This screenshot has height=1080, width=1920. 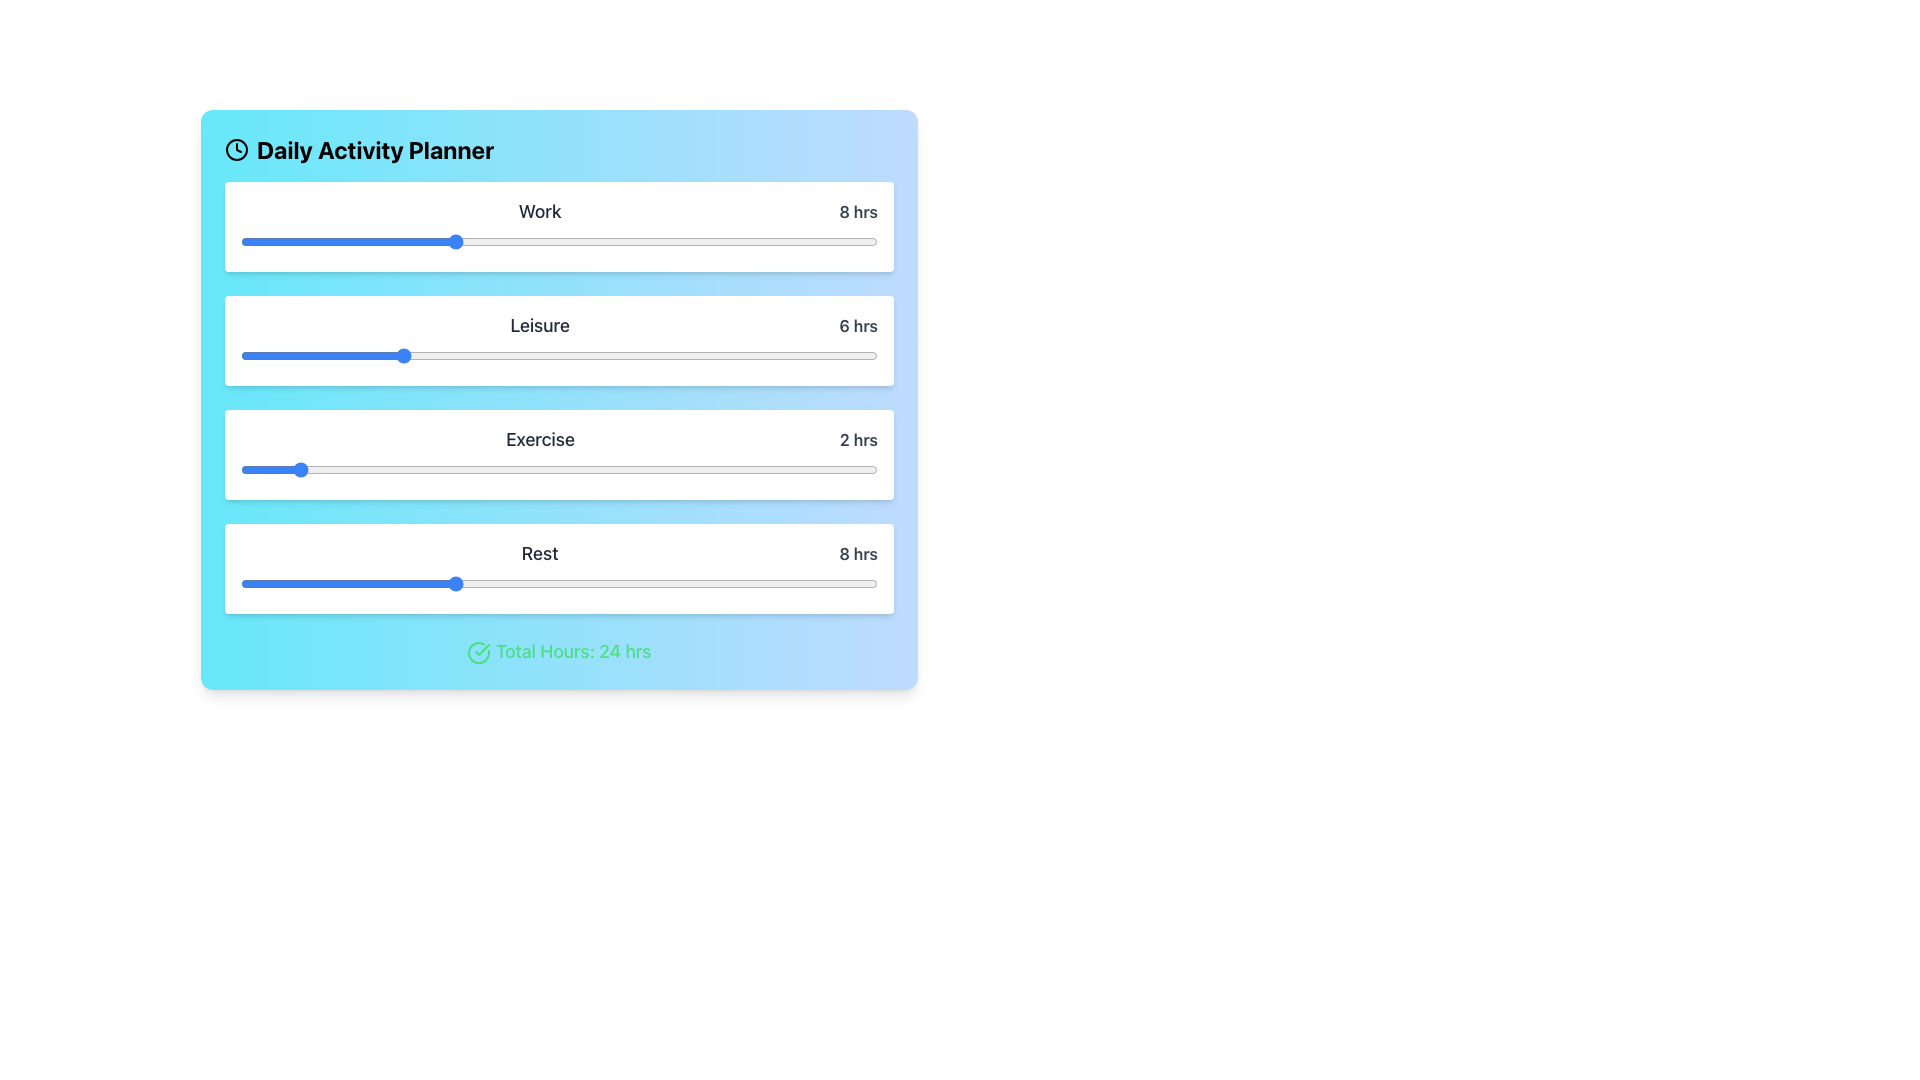 What do you see at coordinates (665, 241) in the screenshot?
I see `'Work' hours` at bounding box center [665, 241].